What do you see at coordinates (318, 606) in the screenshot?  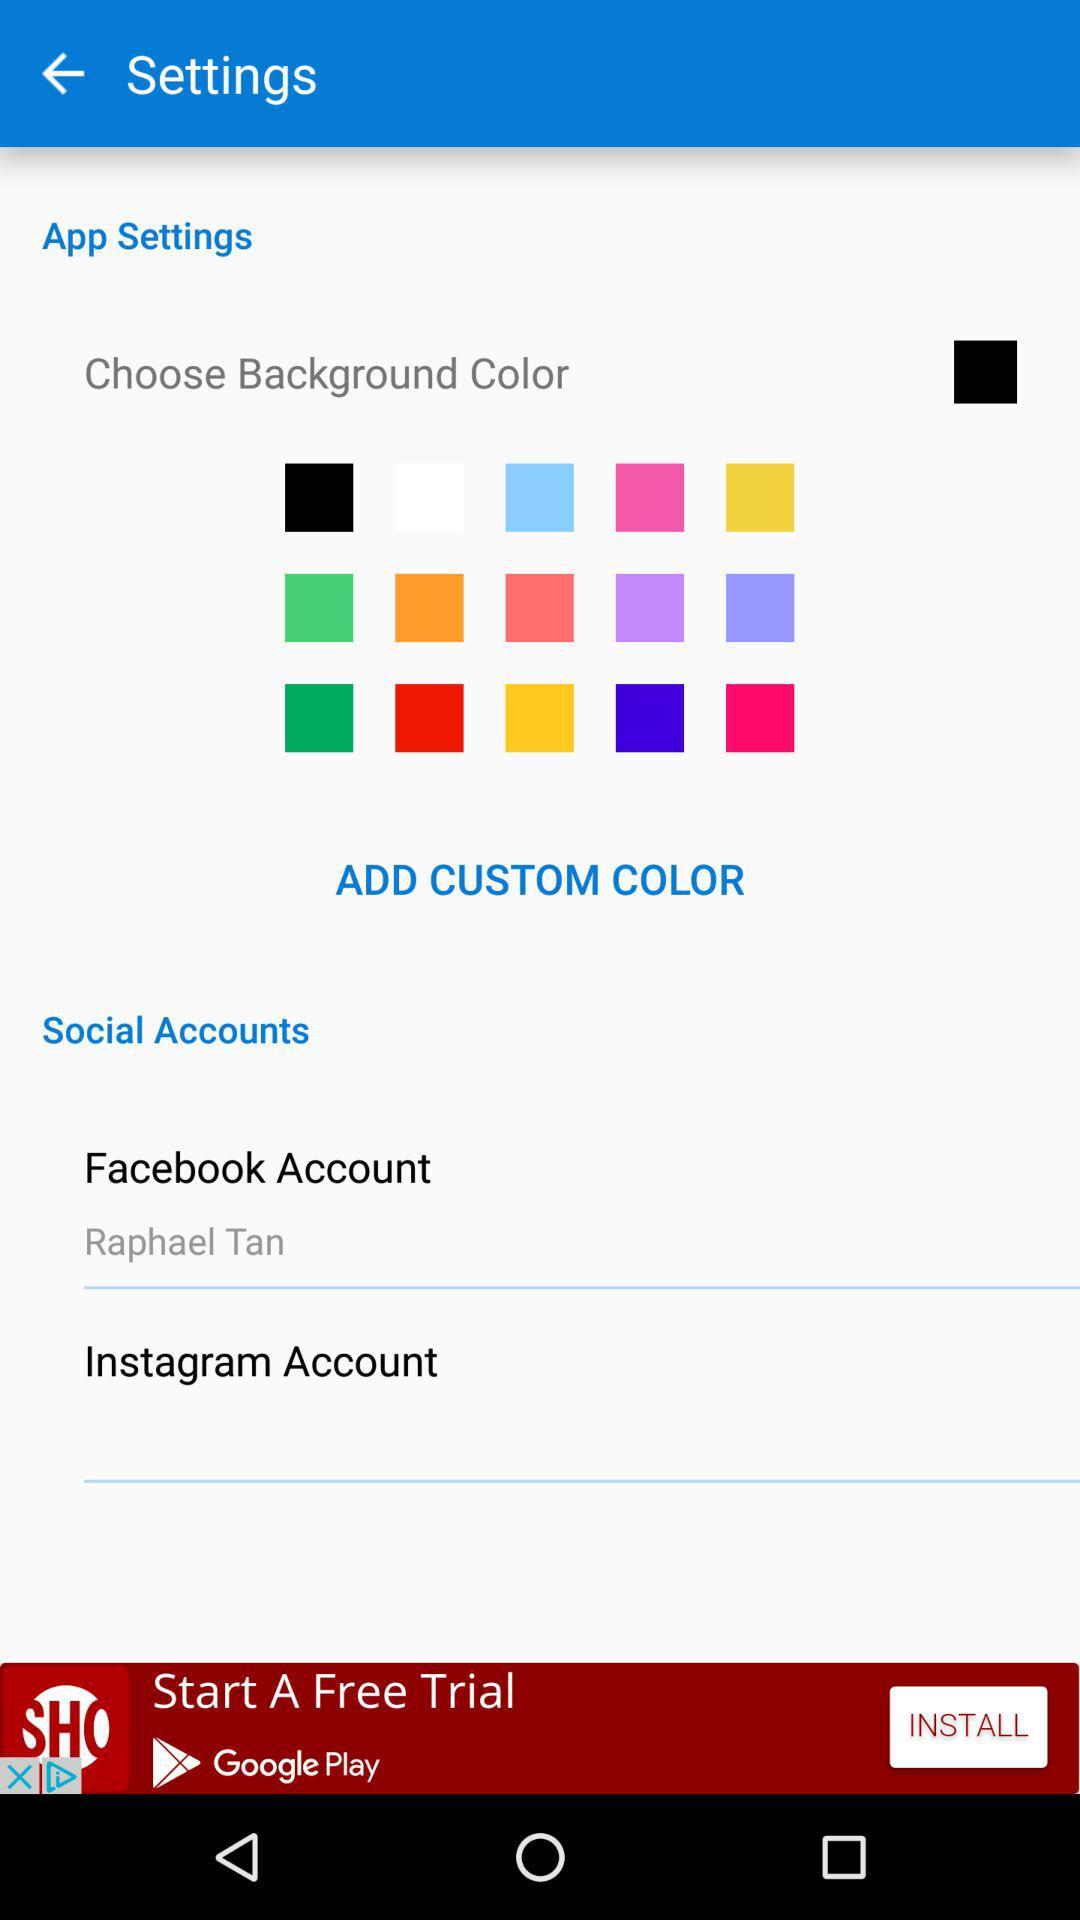 I see `color` at bounding box center [318, 606].